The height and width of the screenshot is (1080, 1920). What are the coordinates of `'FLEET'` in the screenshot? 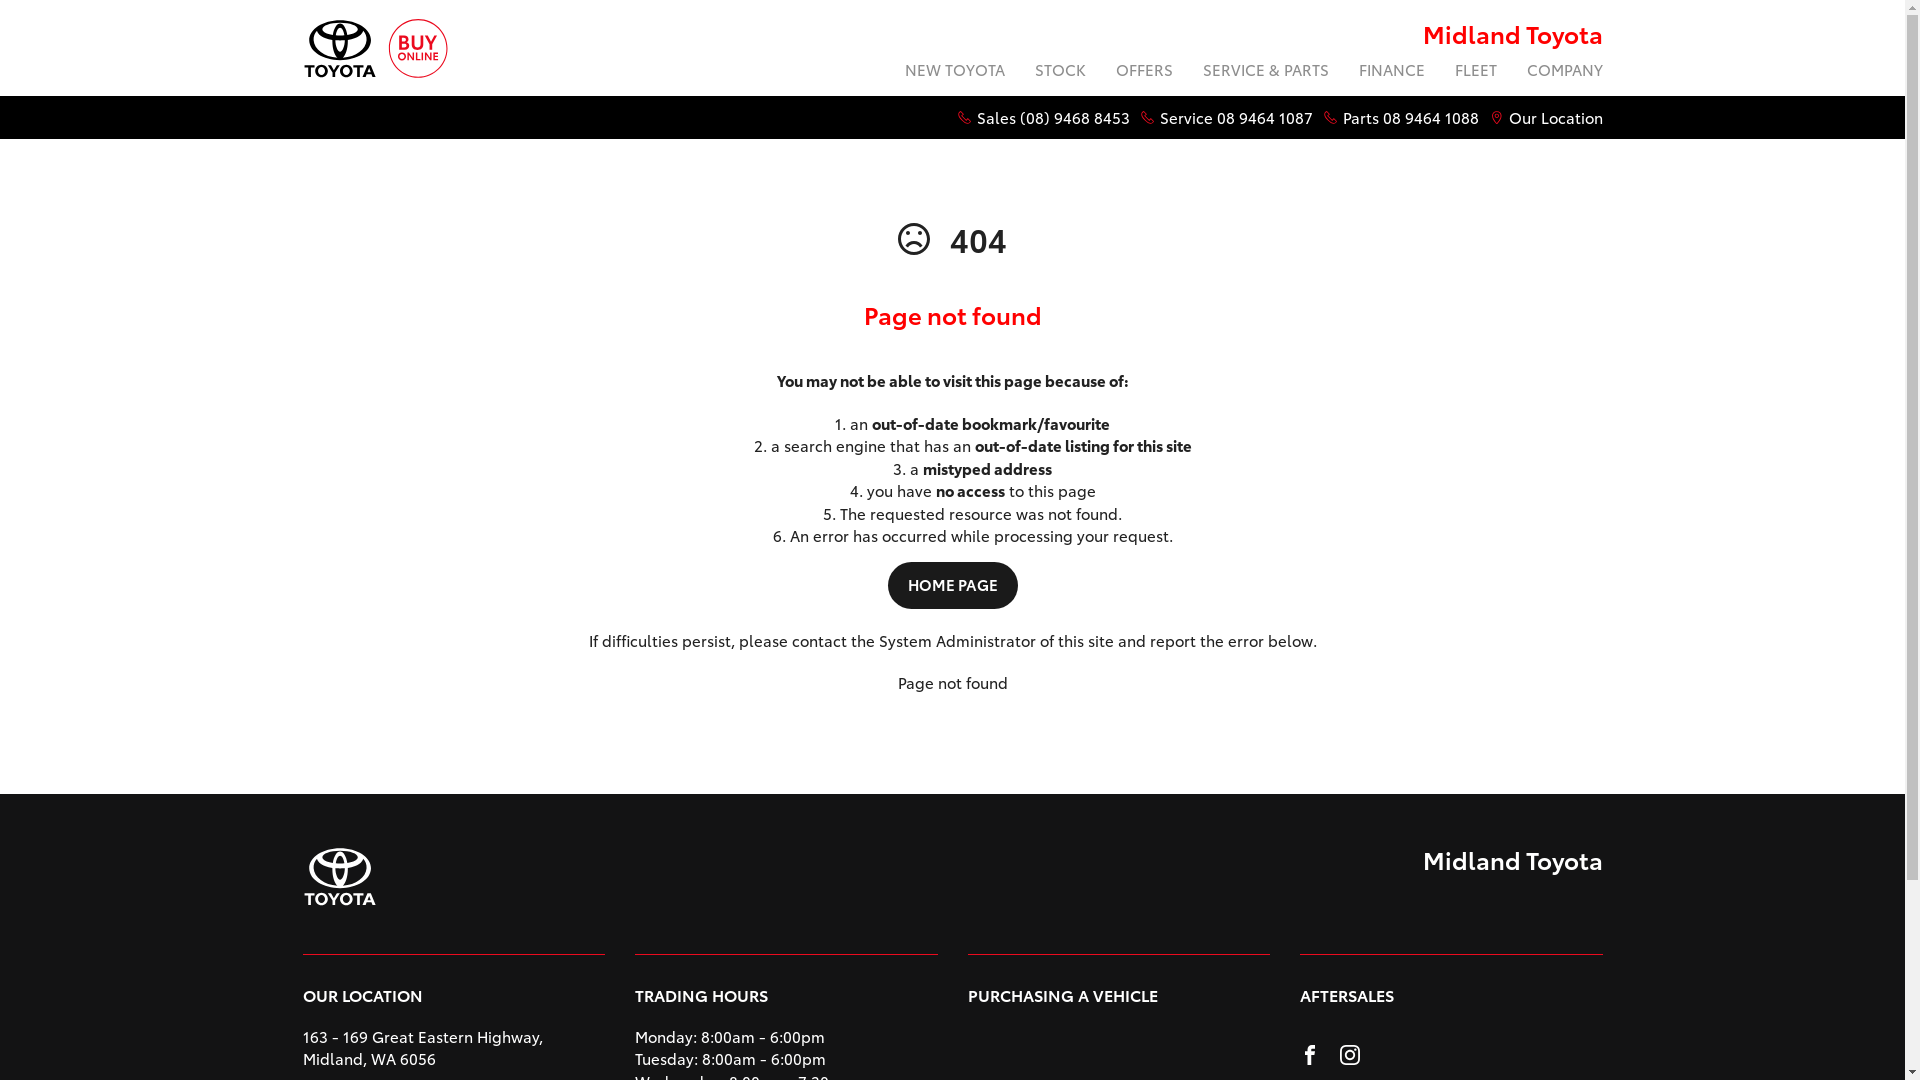 It's located at (1476, 71).